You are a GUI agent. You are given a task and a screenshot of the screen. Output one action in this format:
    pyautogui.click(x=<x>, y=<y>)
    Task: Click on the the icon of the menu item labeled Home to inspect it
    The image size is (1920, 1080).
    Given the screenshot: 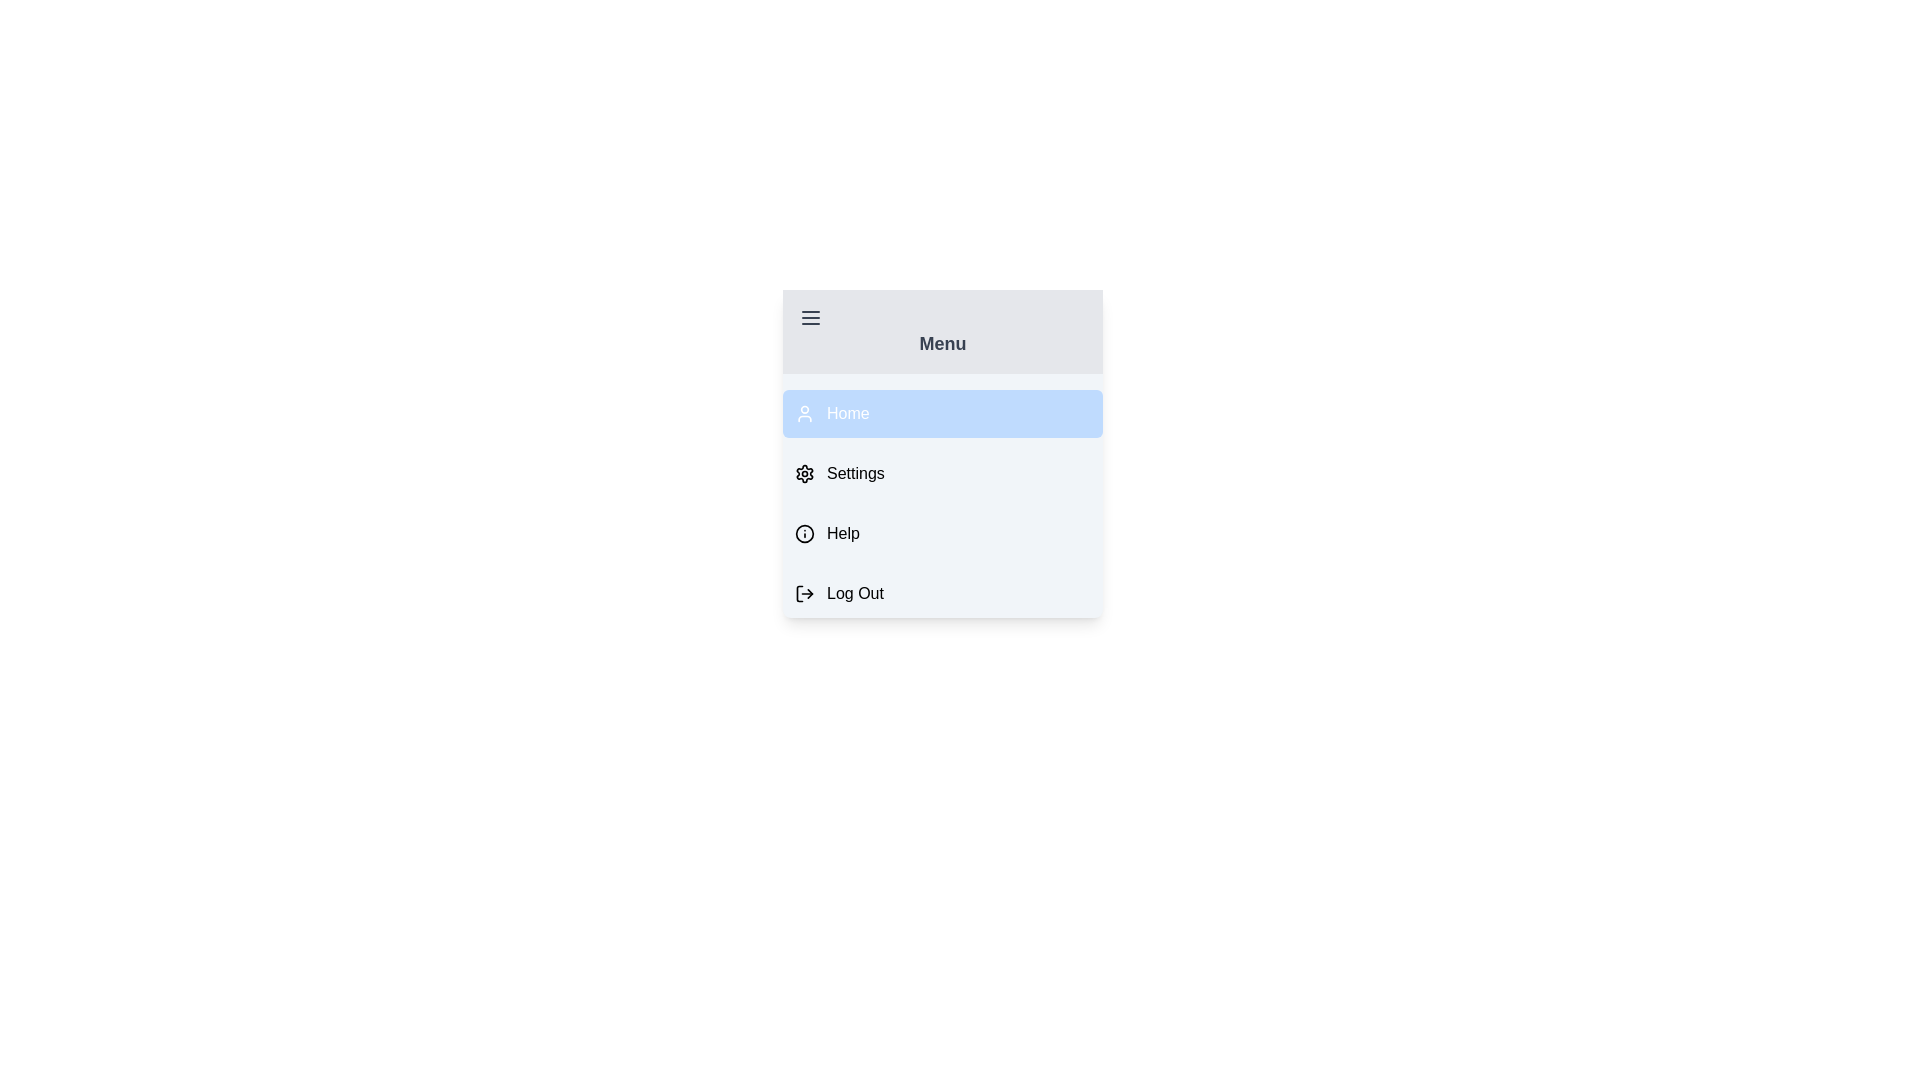 What is the action you would take?
    pyautogui.click(x=805, y=412)
    